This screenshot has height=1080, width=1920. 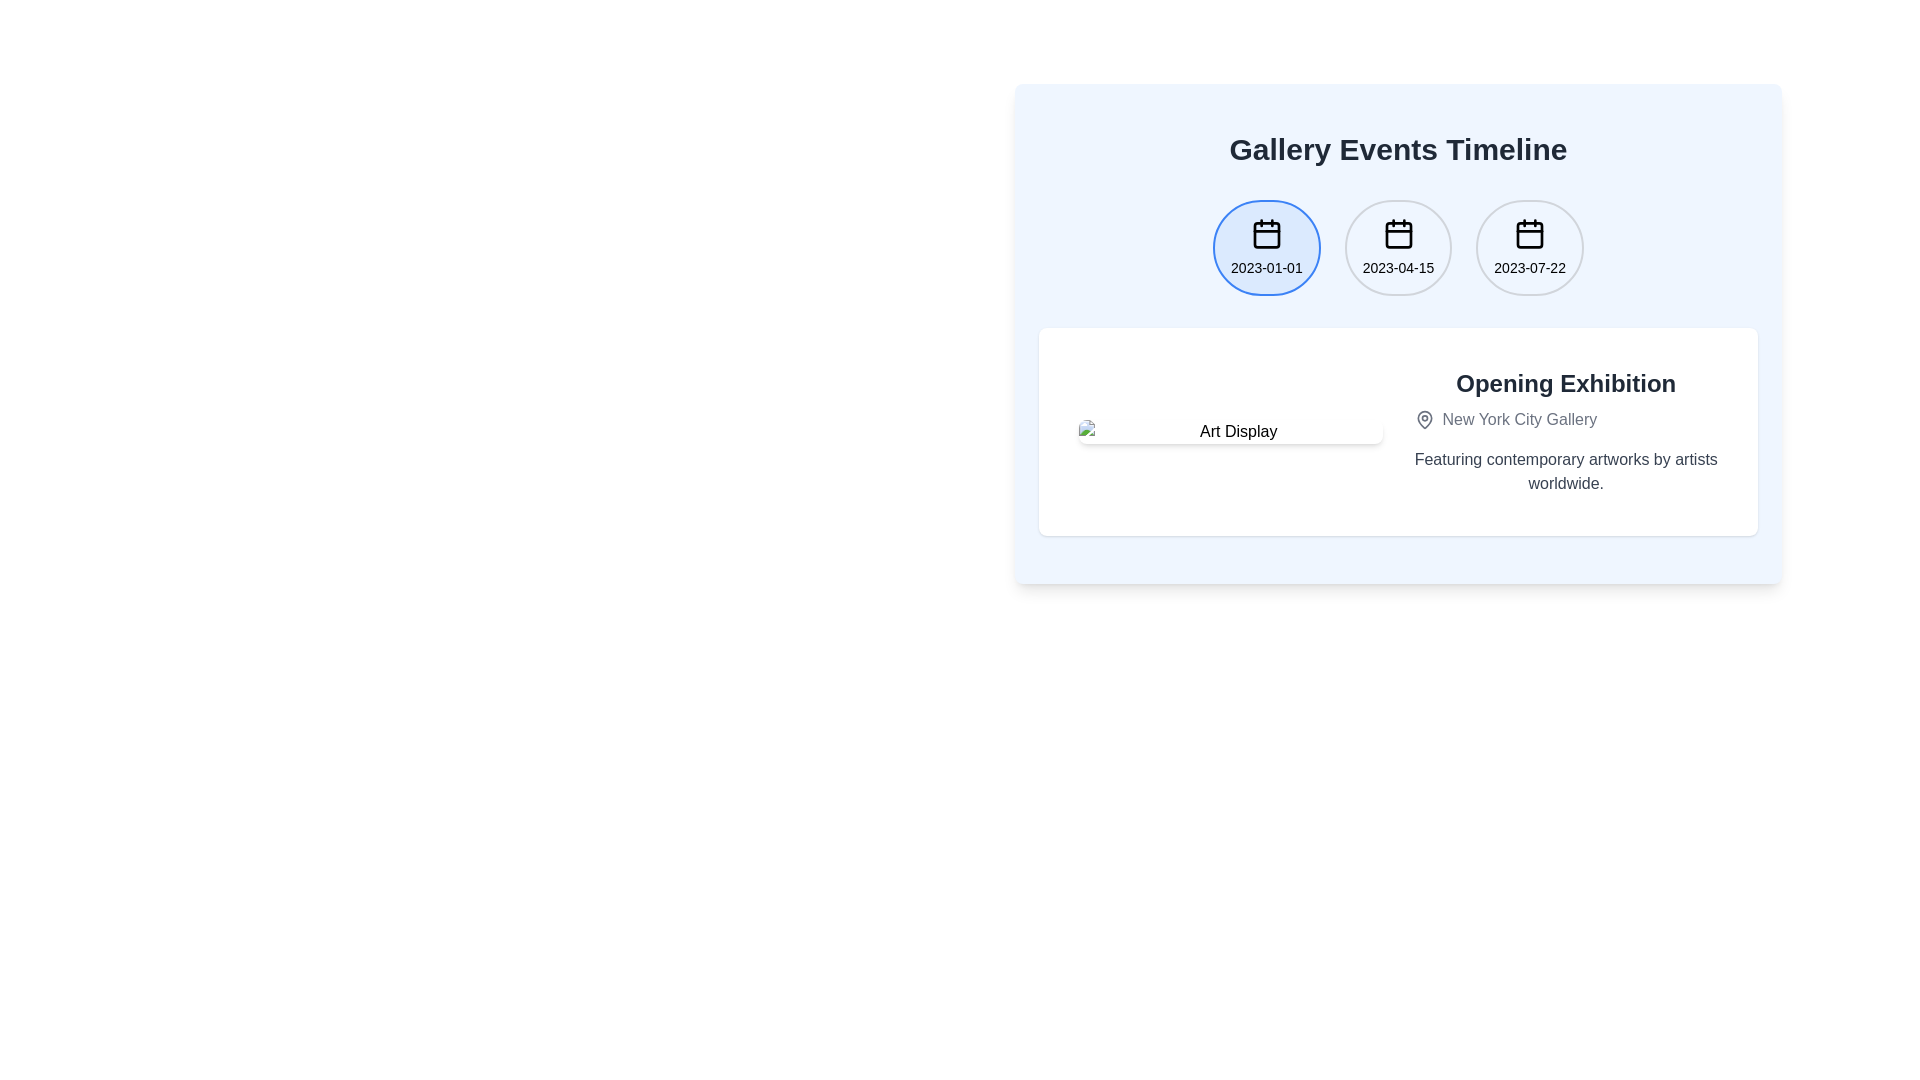 I want to click on text label 'New York City Gallery' that provides location information related to the event details, so click(x=1519, y=419).